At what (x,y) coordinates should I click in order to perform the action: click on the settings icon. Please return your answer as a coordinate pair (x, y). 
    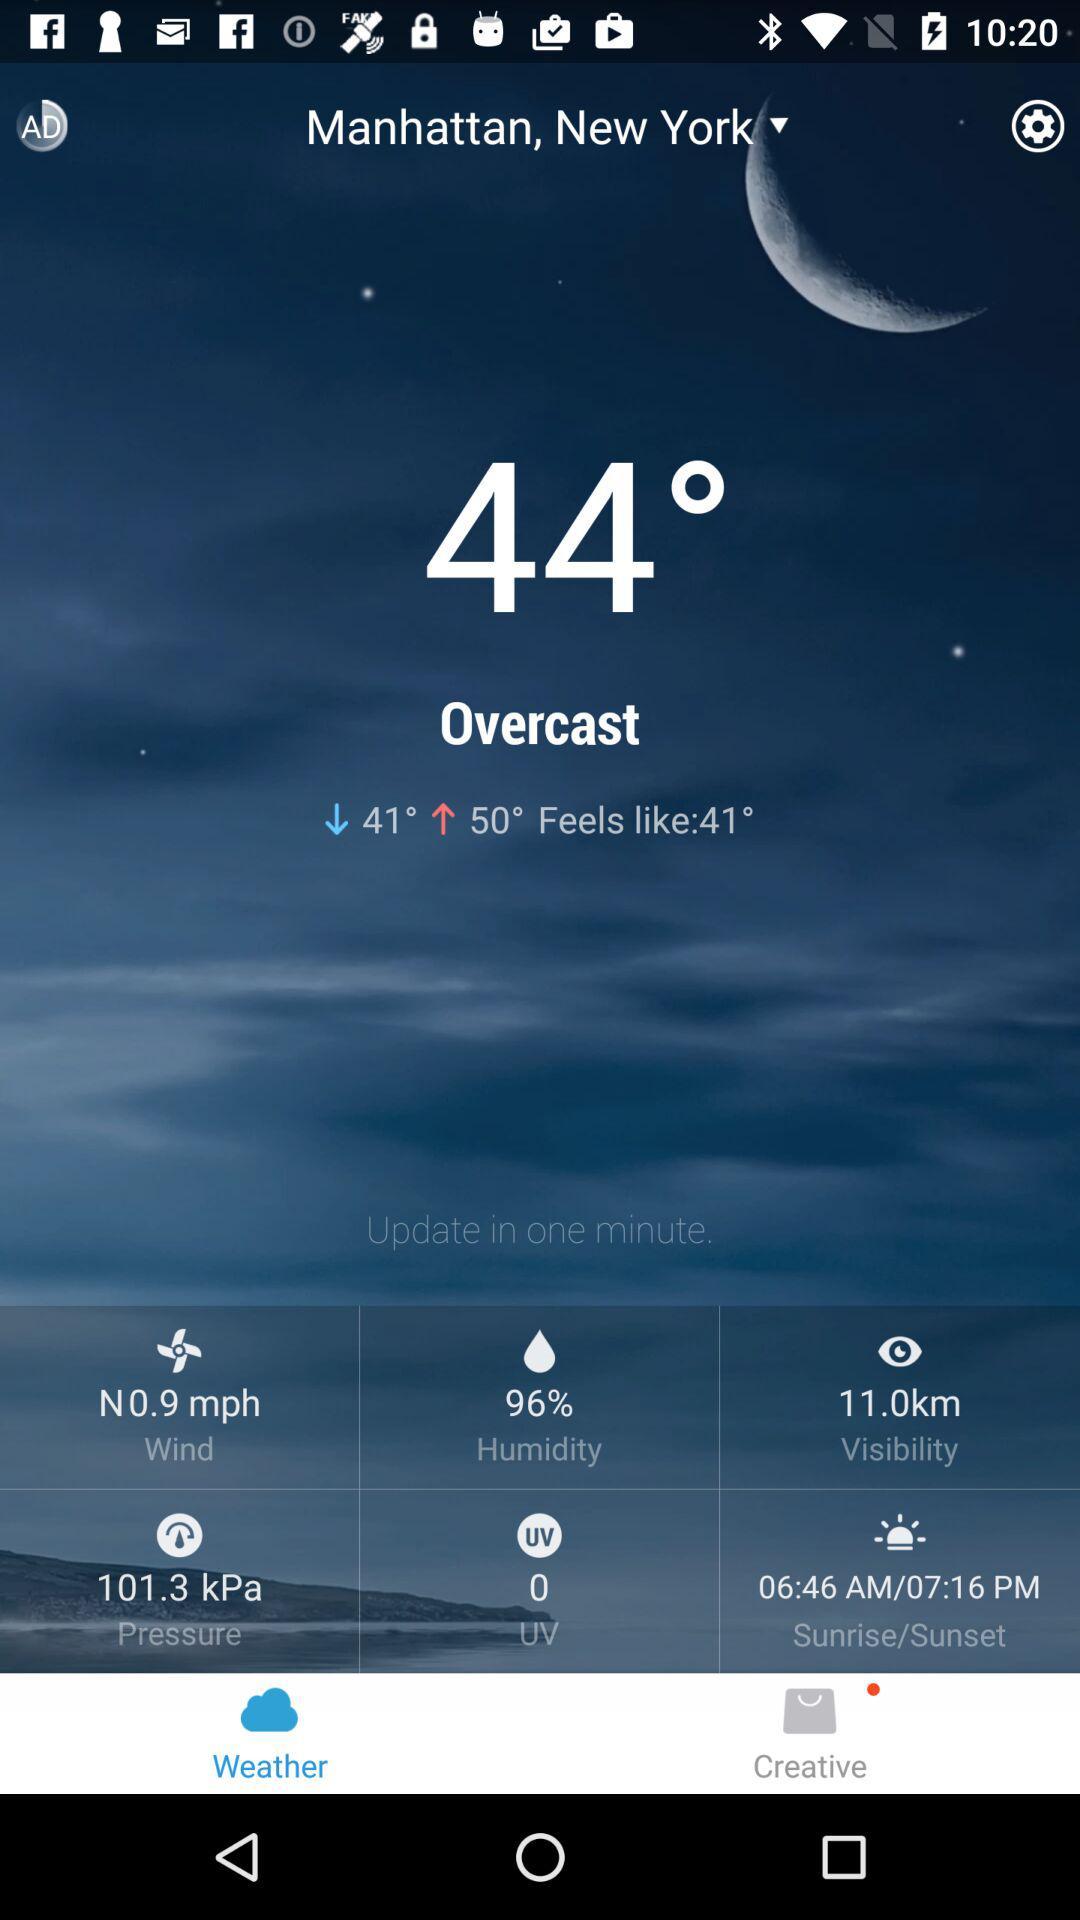
    Looking at the image, I should click on (1036, 133).